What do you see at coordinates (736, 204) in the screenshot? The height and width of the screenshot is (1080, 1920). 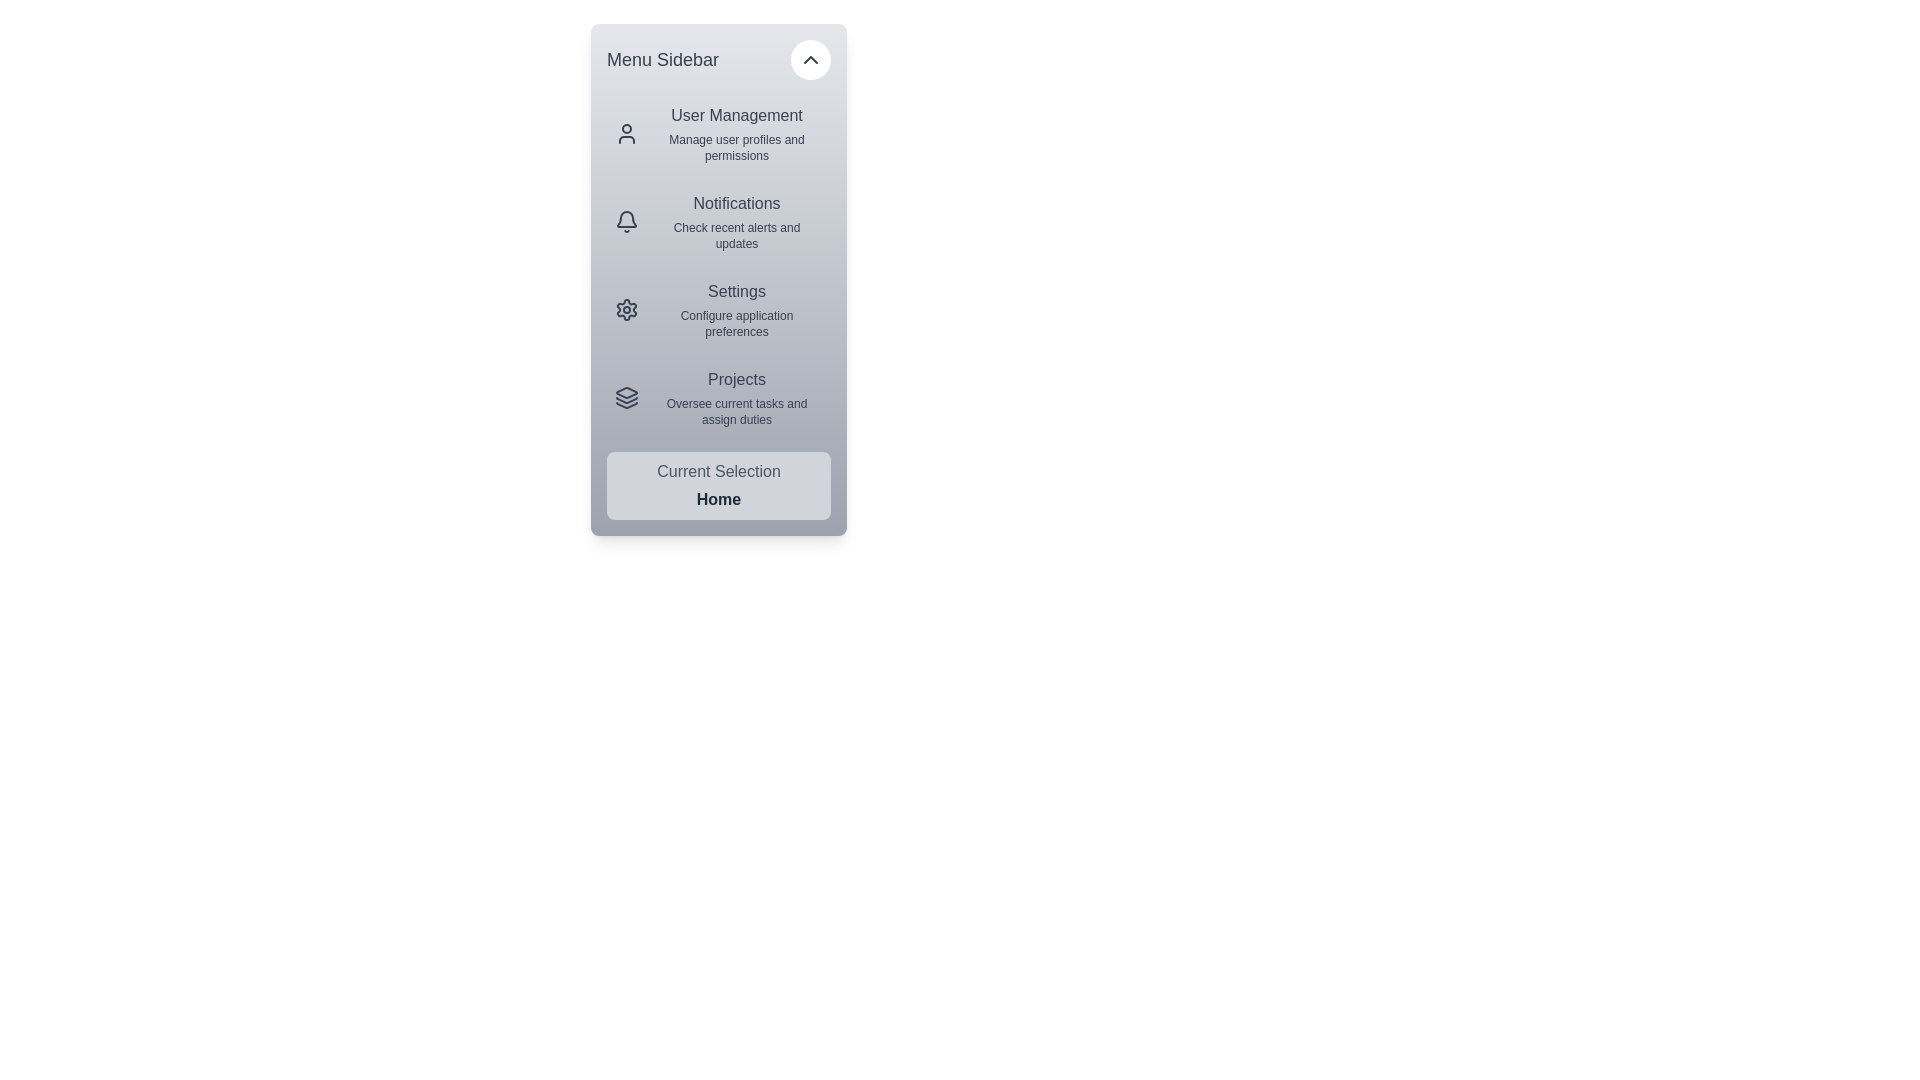 I see `the 'Notifications' label, which is centrally aligned within the menu sidebar and styled in medium font weight` at bounding box center [736, 204].